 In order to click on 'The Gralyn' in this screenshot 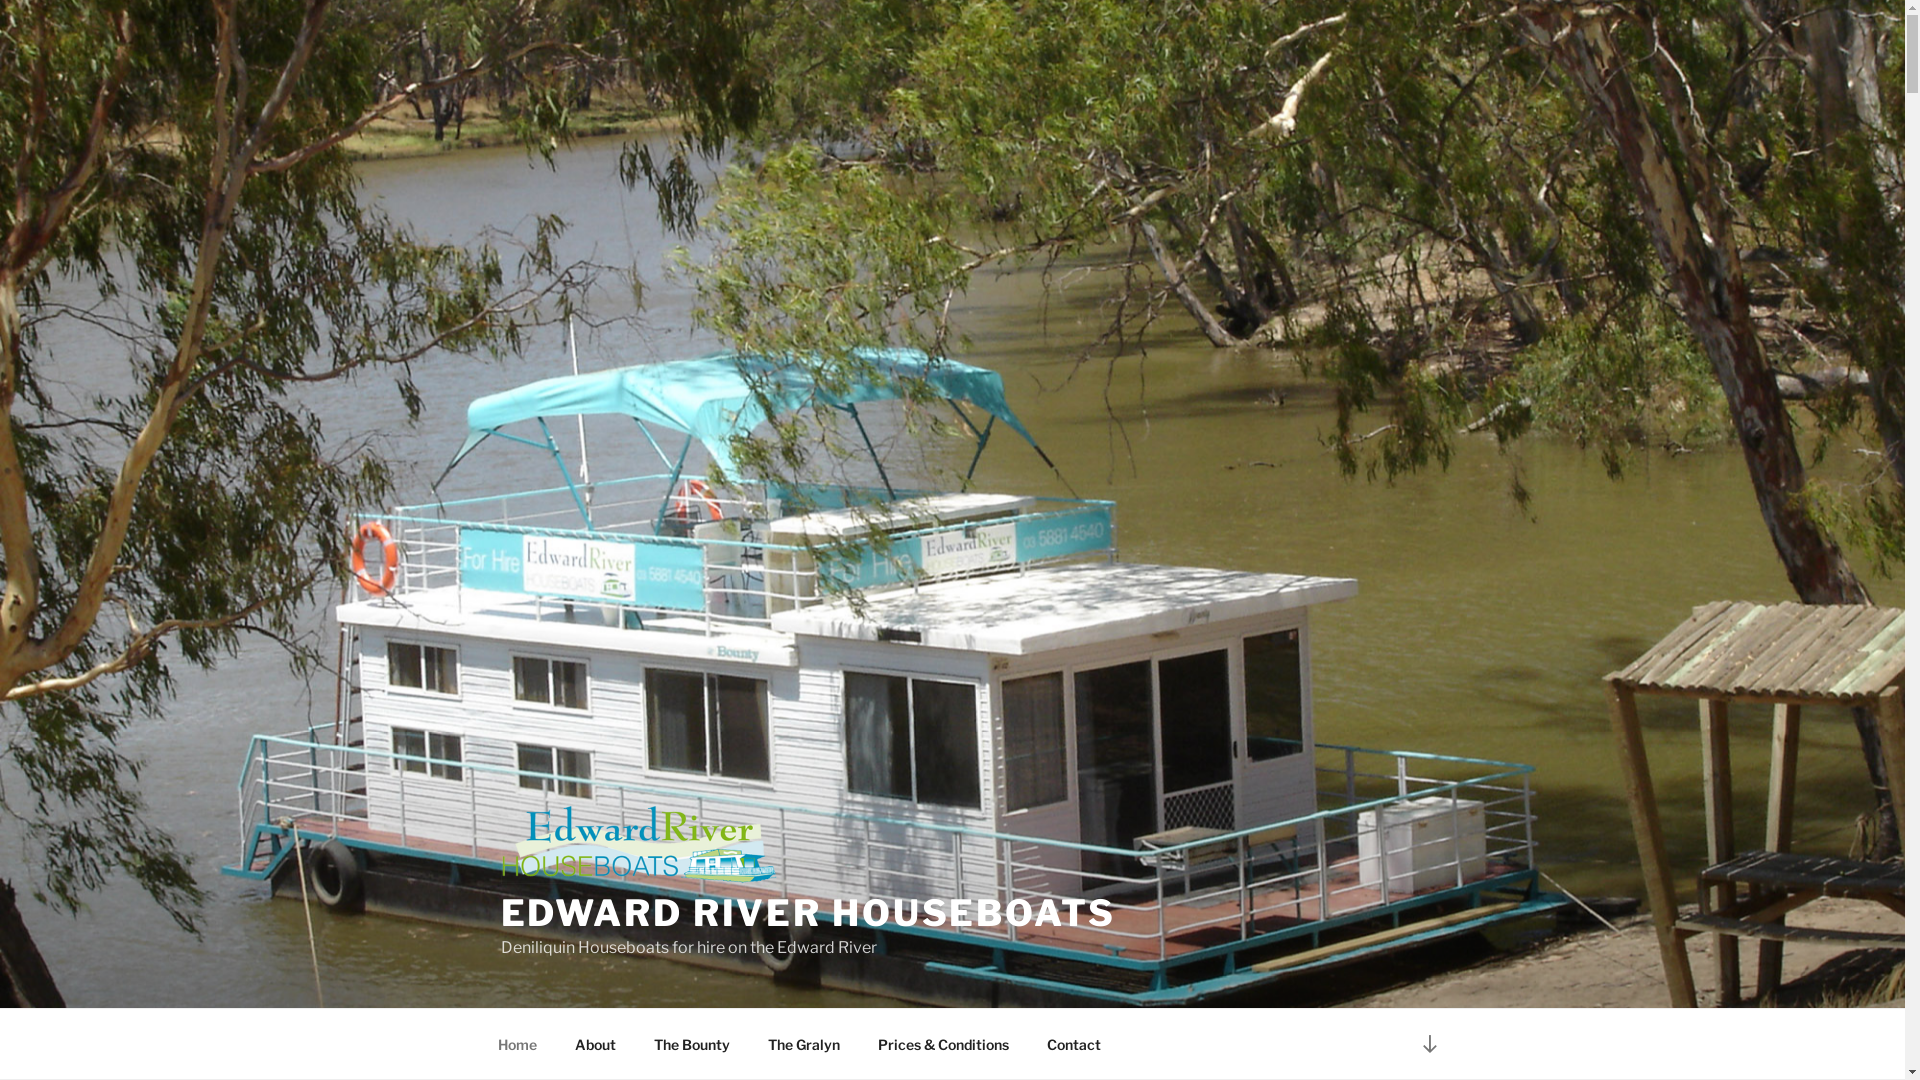, I will do `click(803, 1043)`.